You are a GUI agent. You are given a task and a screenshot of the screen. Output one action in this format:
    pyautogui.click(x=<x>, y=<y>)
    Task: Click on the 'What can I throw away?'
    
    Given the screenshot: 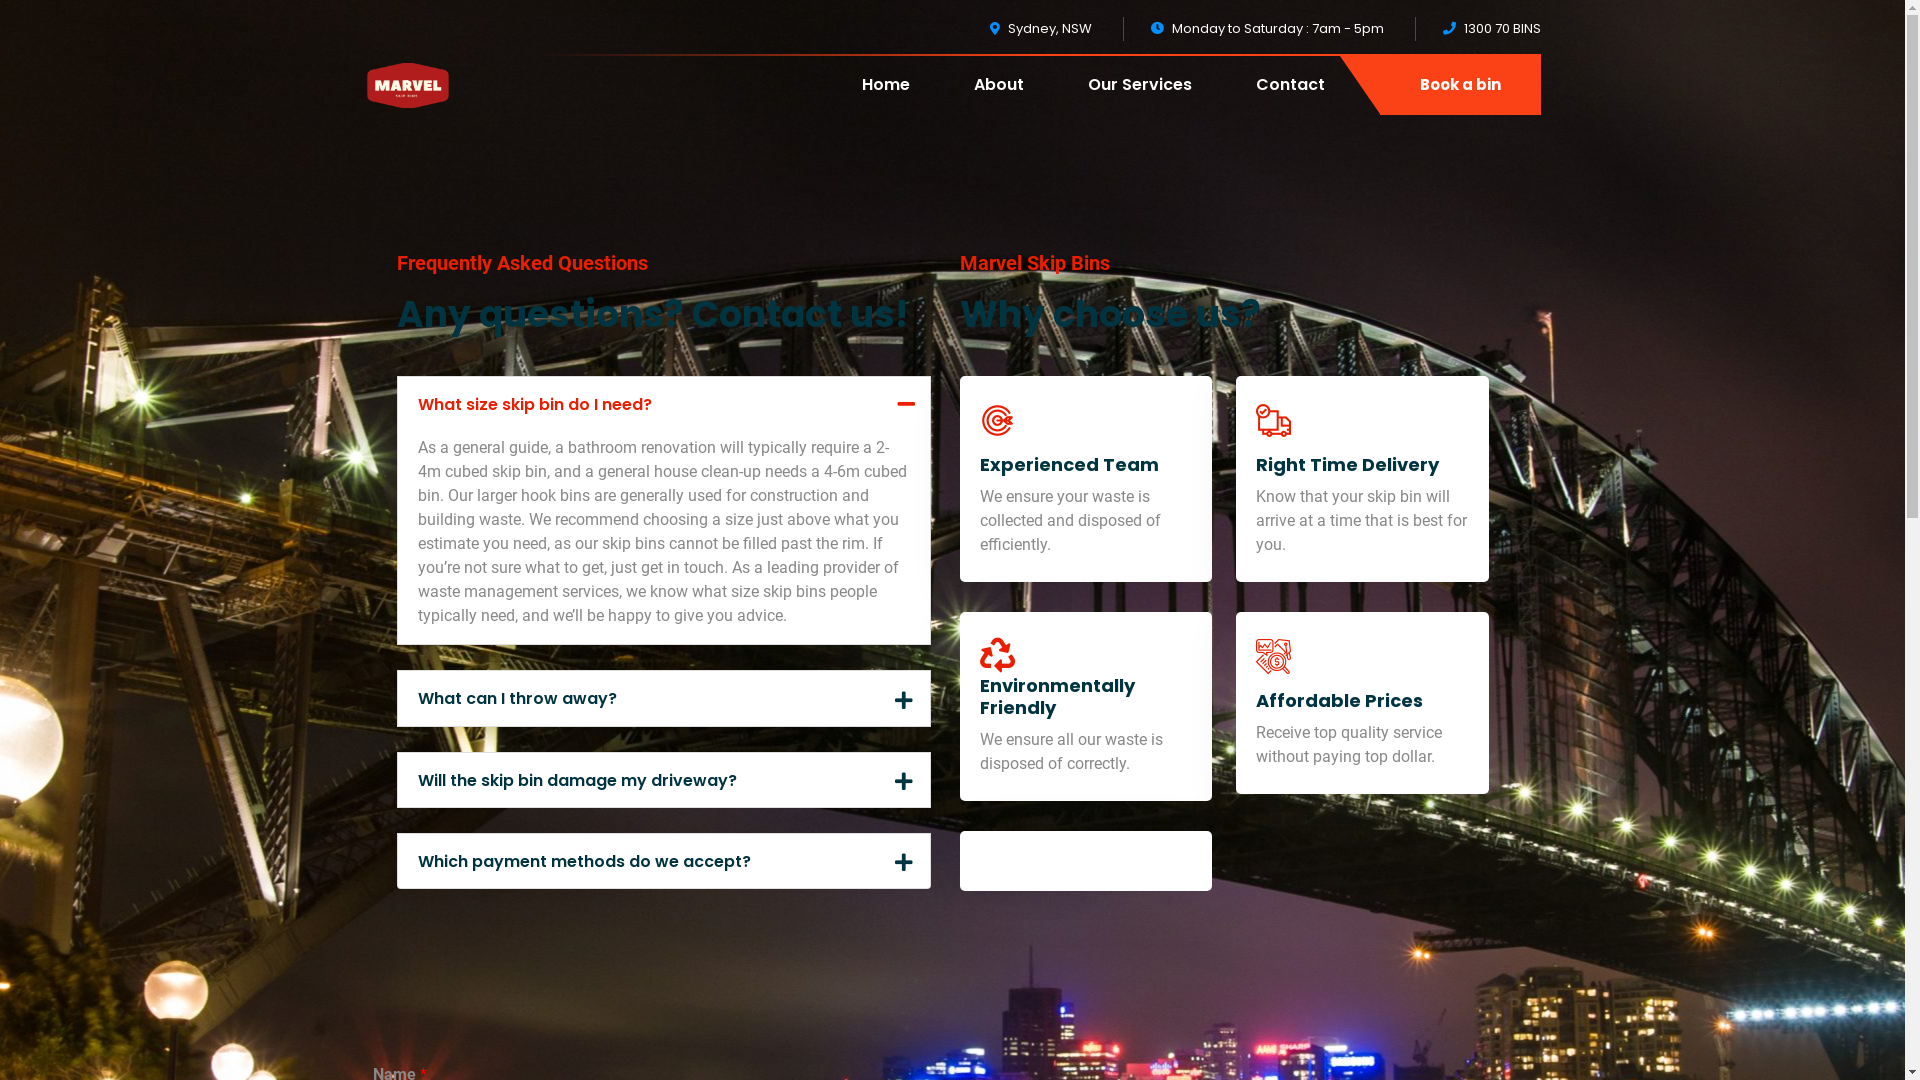 What is the action you would take?
    pyautogui.click(x=663, y=697)
    